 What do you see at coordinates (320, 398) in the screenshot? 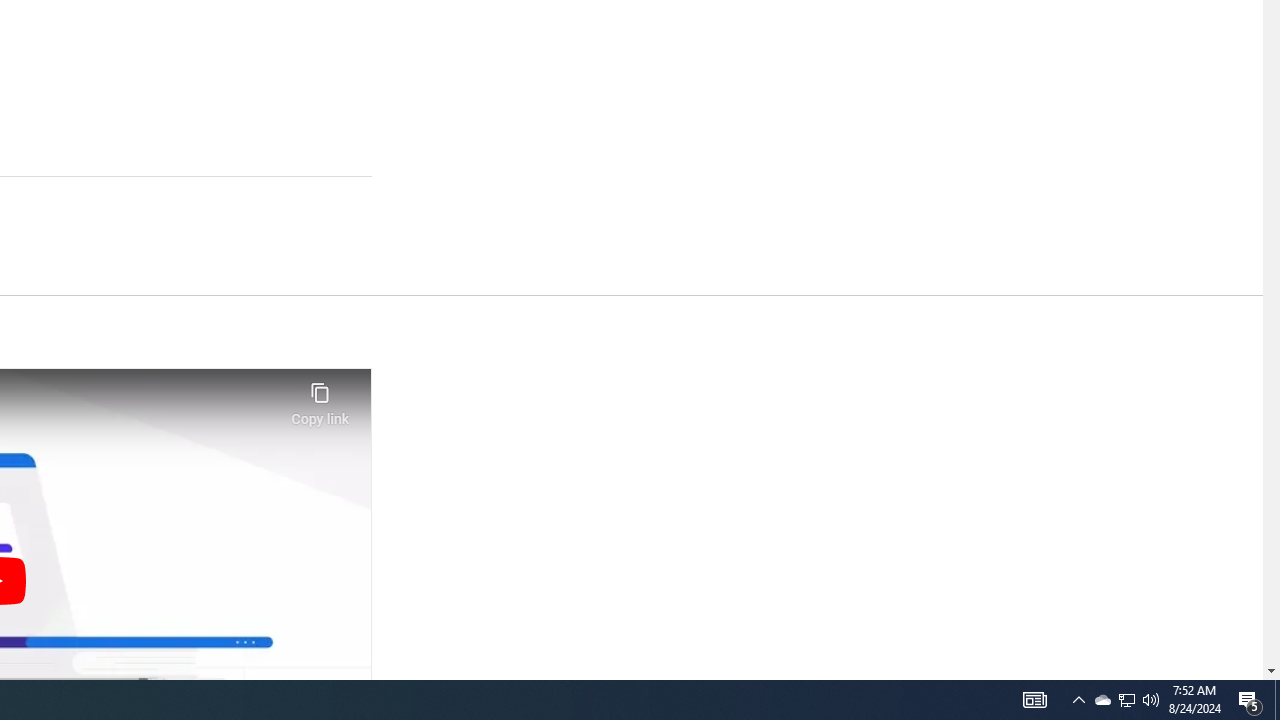
I see `'Copy link'` at bounding box center [320, 398].